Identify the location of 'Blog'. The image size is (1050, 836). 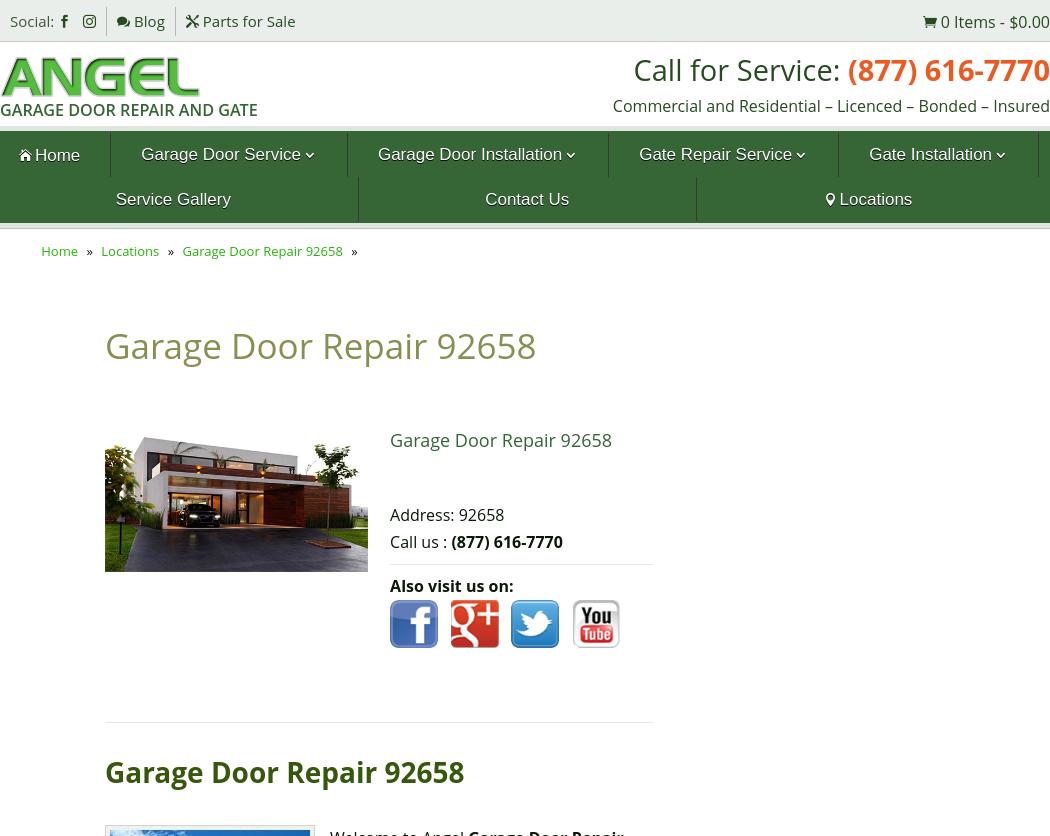
(128, 20).